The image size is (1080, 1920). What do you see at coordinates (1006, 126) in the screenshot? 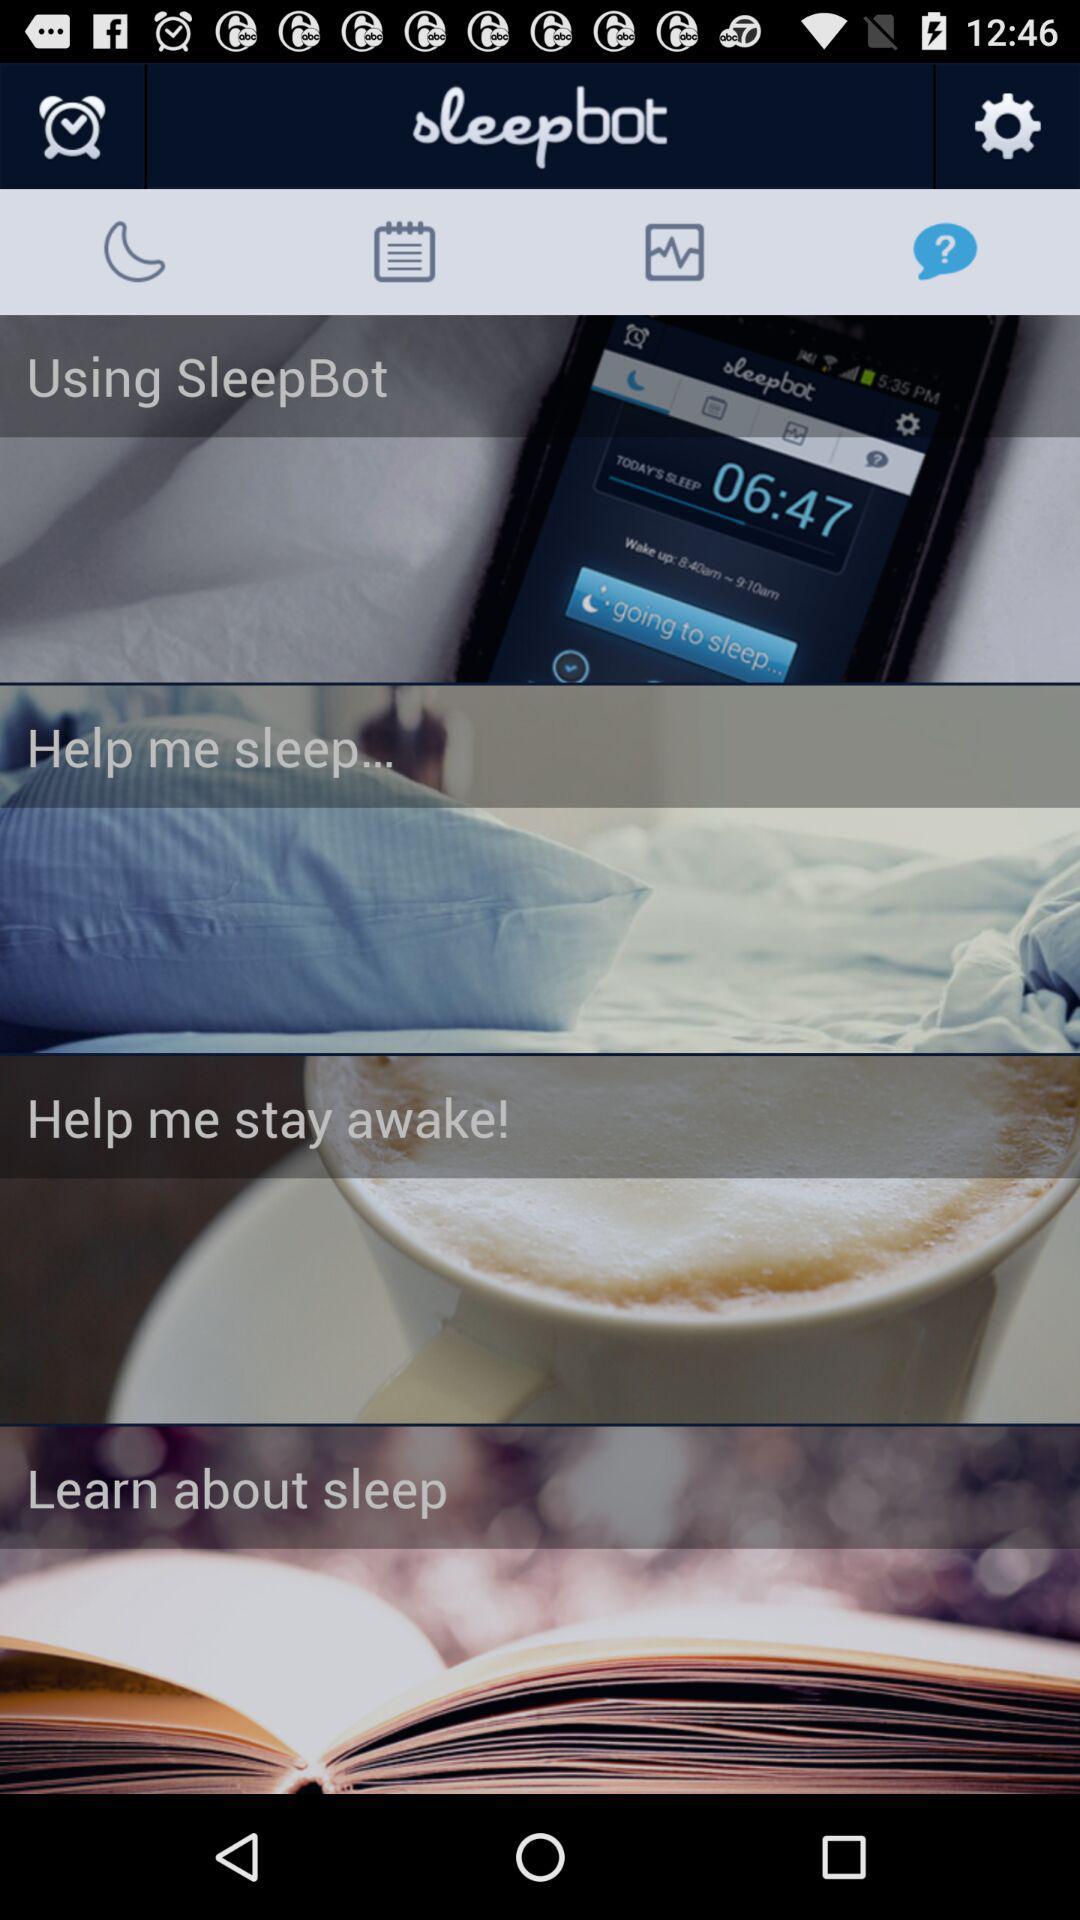
I see `settings` at bounding box center [1006, 126].